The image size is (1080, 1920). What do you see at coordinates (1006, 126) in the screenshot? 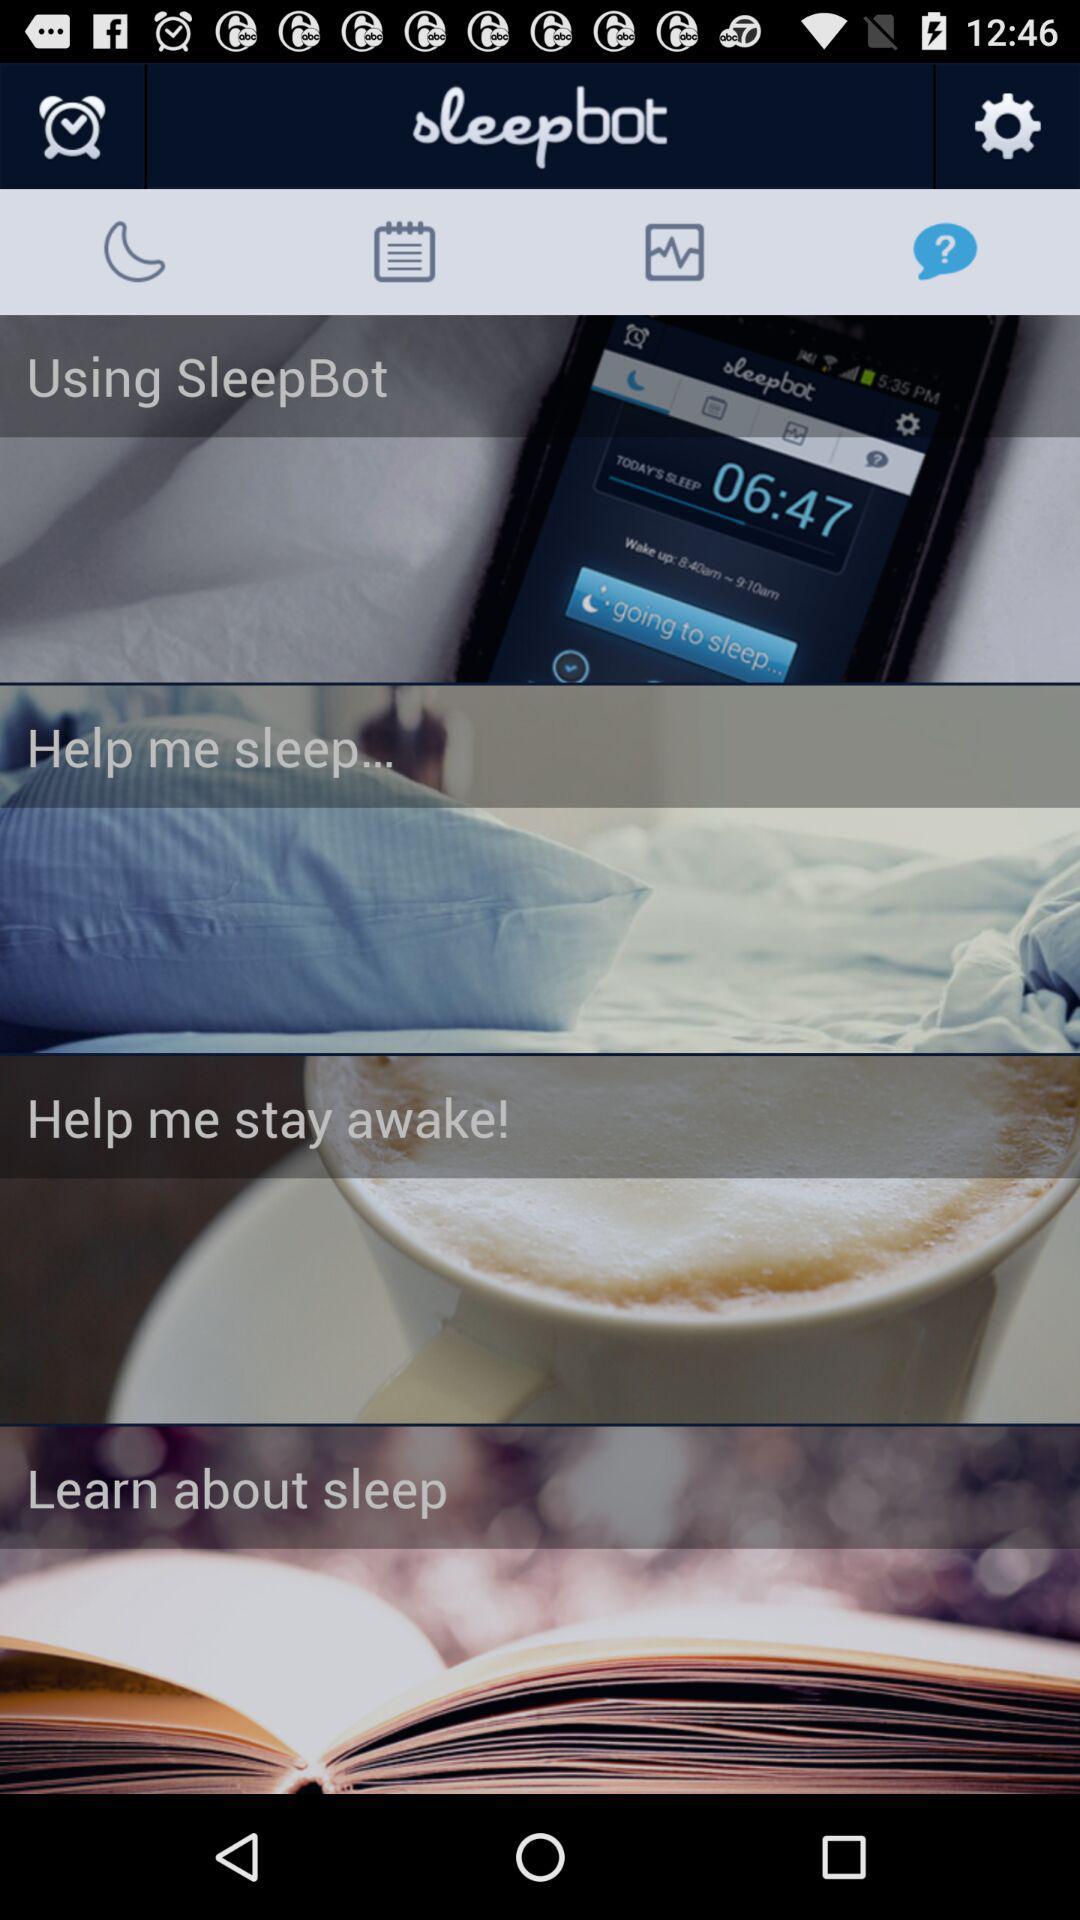
I see `settings` at bounding box center [1006, 126].